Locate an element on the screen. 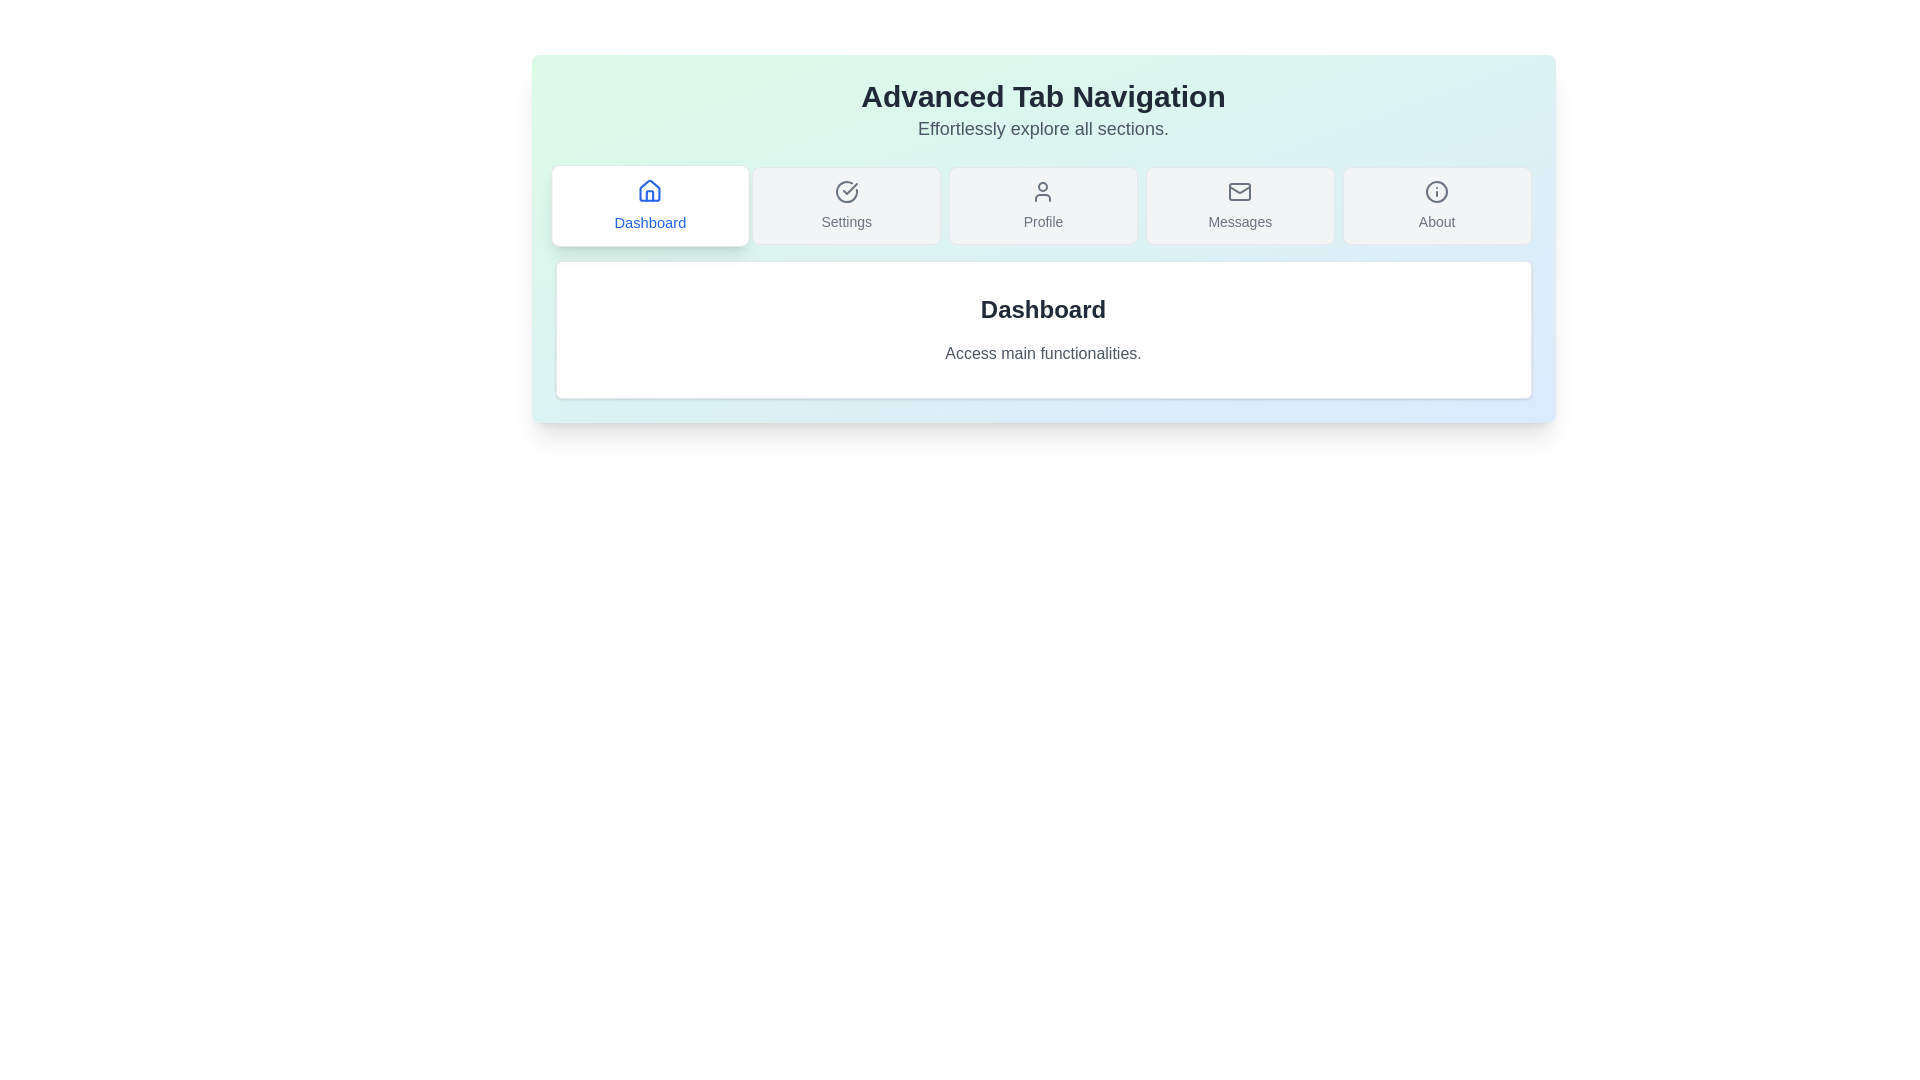  the tab button labeled Dashboard to navigate to the corresponding tab is located at coordinates (649, 205).